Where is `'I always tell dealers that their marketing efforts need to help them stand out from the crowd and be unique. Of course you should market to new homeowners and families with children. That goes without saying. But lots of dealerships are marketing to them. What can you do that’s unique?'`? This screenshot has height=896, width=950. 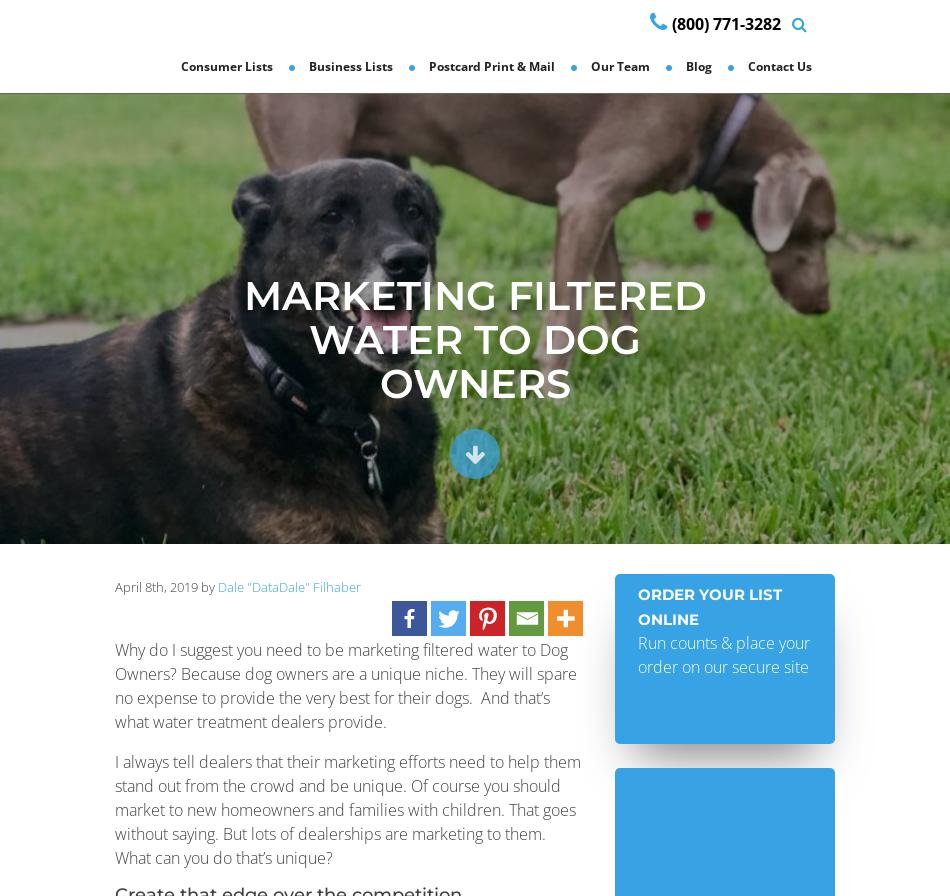 'I always tell dealers that their marketing efforts need to help them stand out from the crowd and be unique. Of course you should market to new homeowners and families with children. That goes without saying. But lots of dealerships are marketing to them. What can you do that’s unique?' is located at coordinates (346, 809).